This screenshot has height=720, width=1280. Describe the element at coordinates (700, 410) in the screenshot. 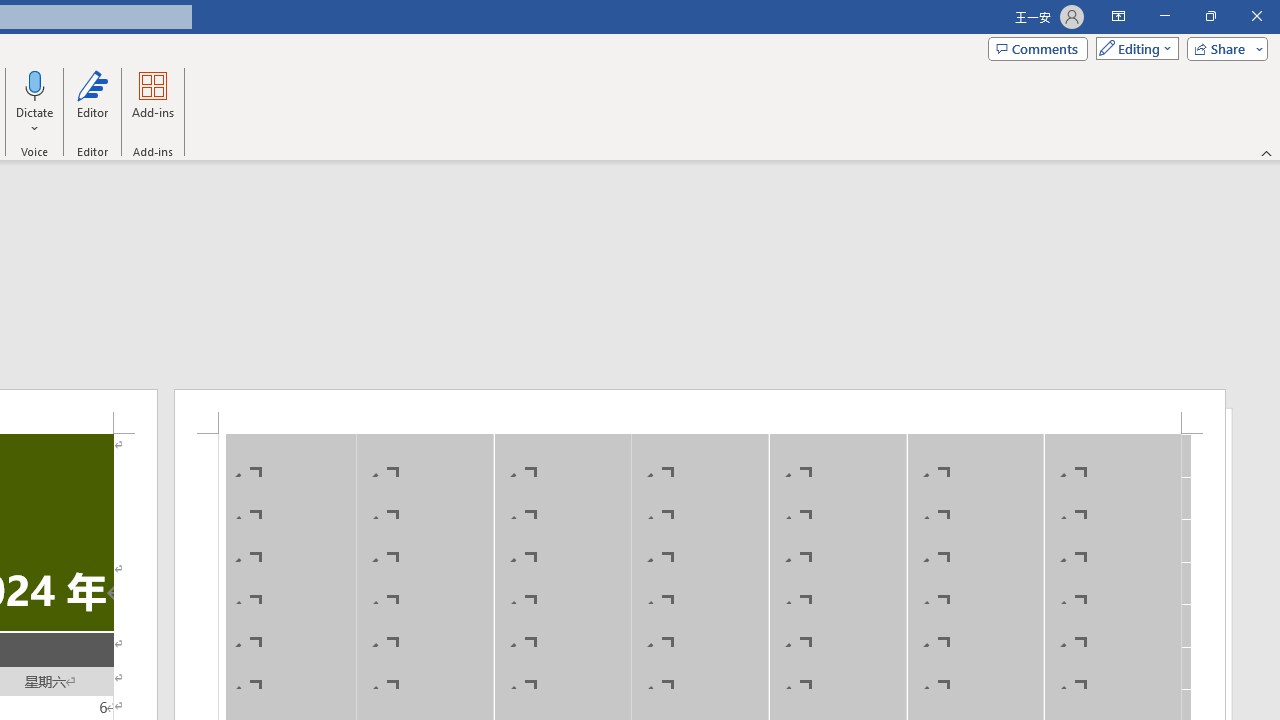

I see `'Header -Section 1-'` at that location.